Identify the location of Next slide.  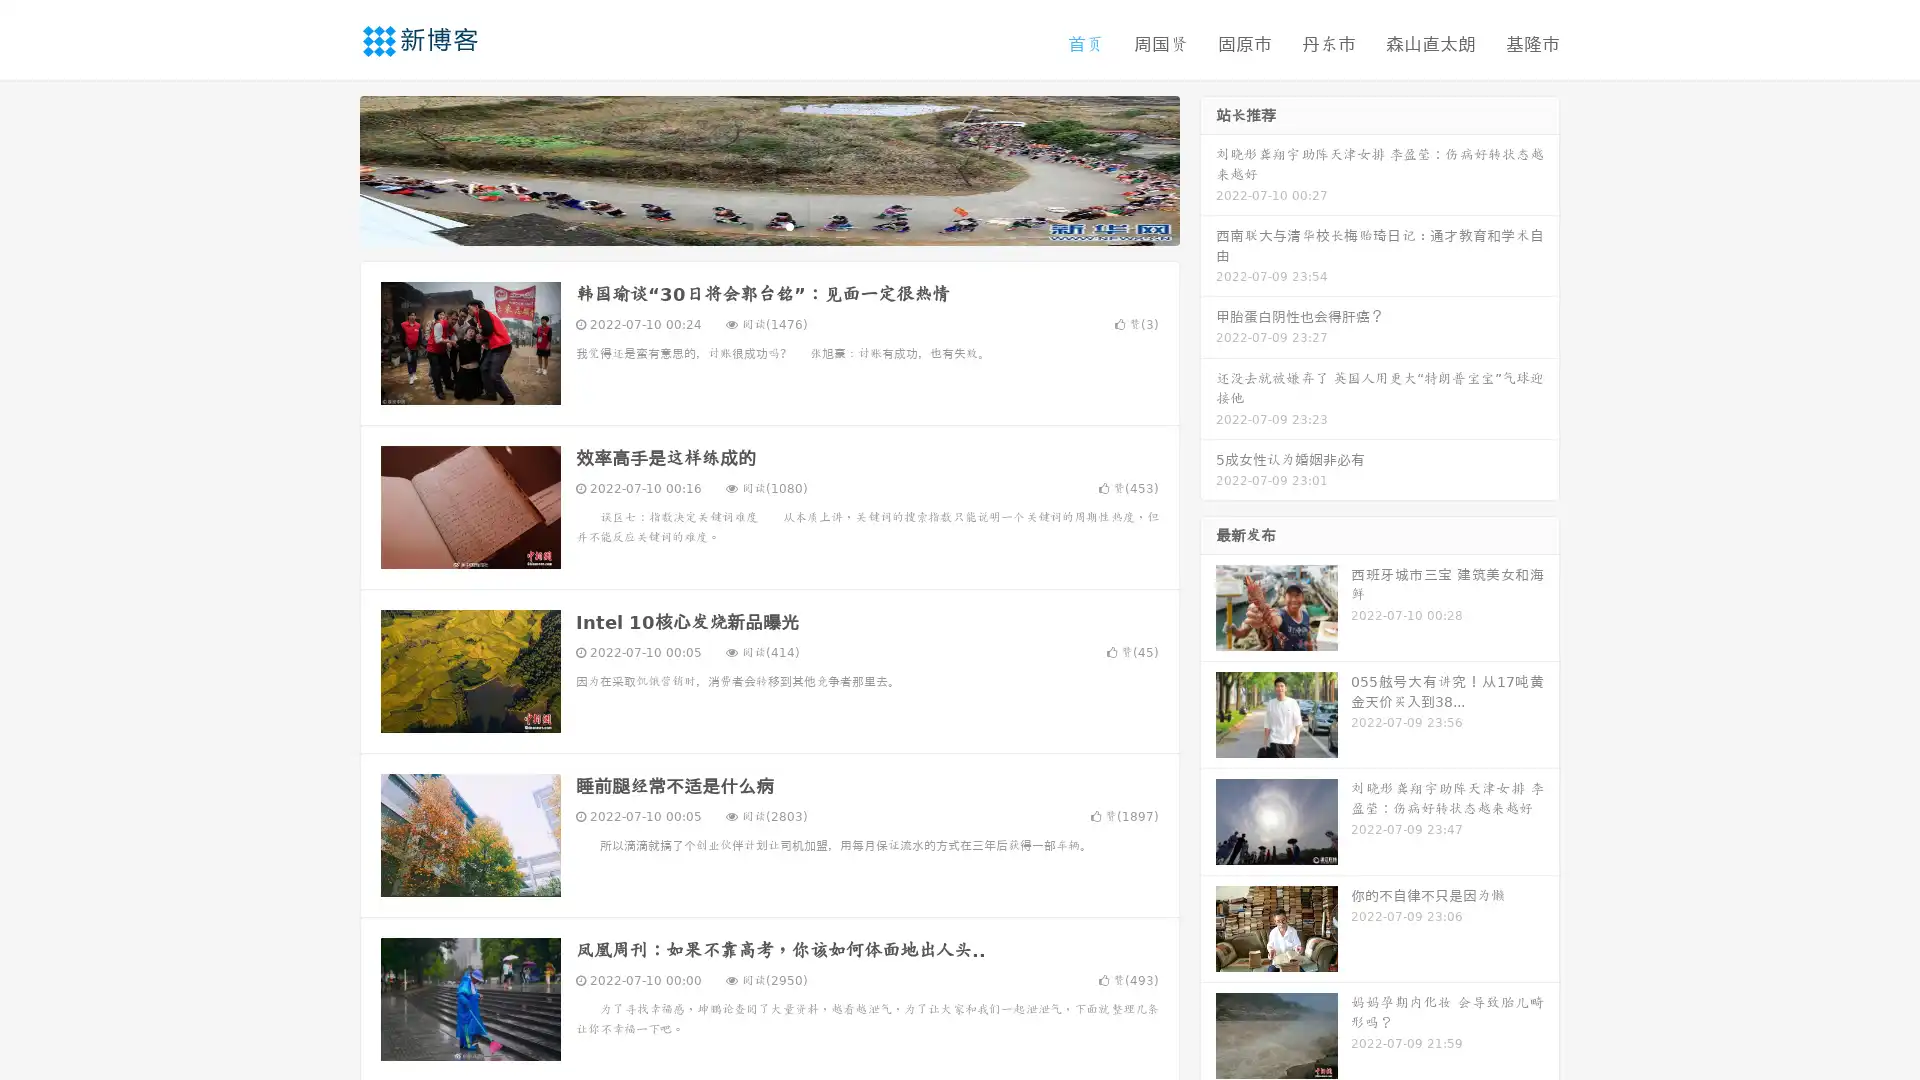
(1208, 168).